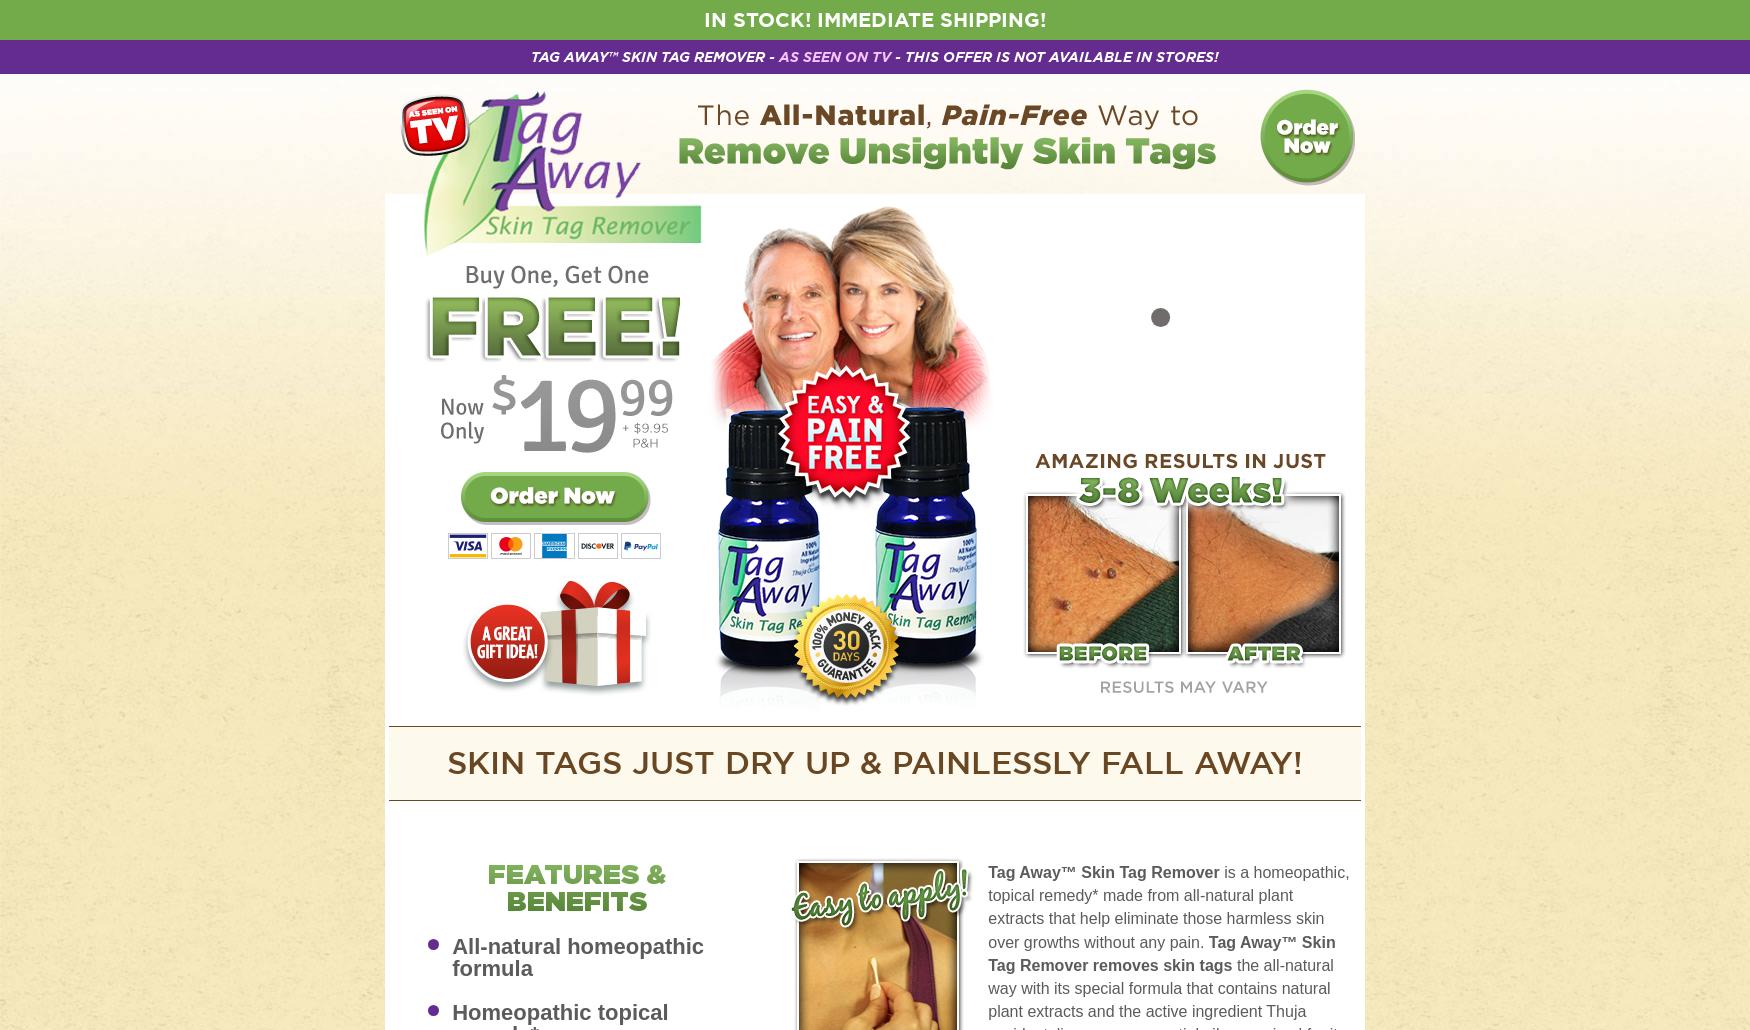  What do you see at coordinates (875, 762) in the screenshot?
I see `'skin tags just dry up & painlessly fall away!'` at bounding box center [875, 762].